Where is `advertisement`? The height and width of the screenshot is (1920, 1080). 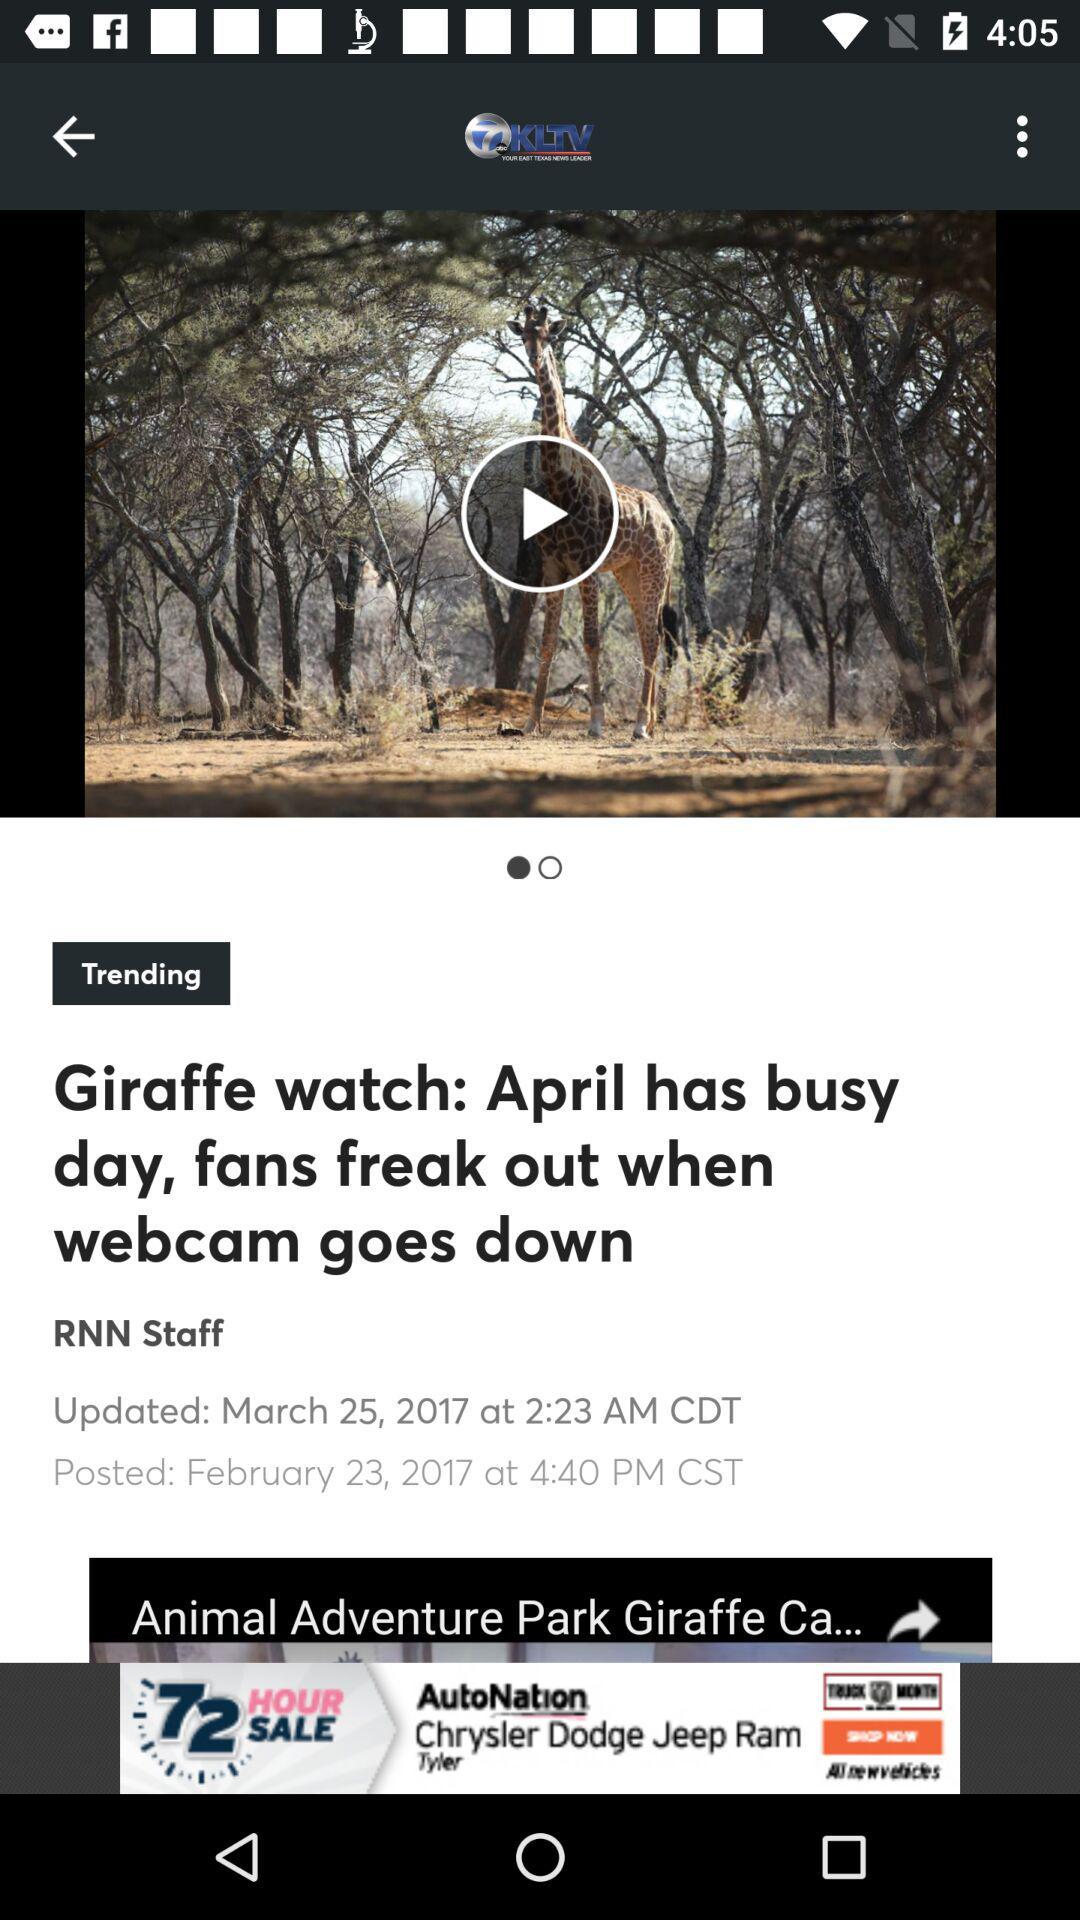 advertisement is located at coordinates (540, 1727).